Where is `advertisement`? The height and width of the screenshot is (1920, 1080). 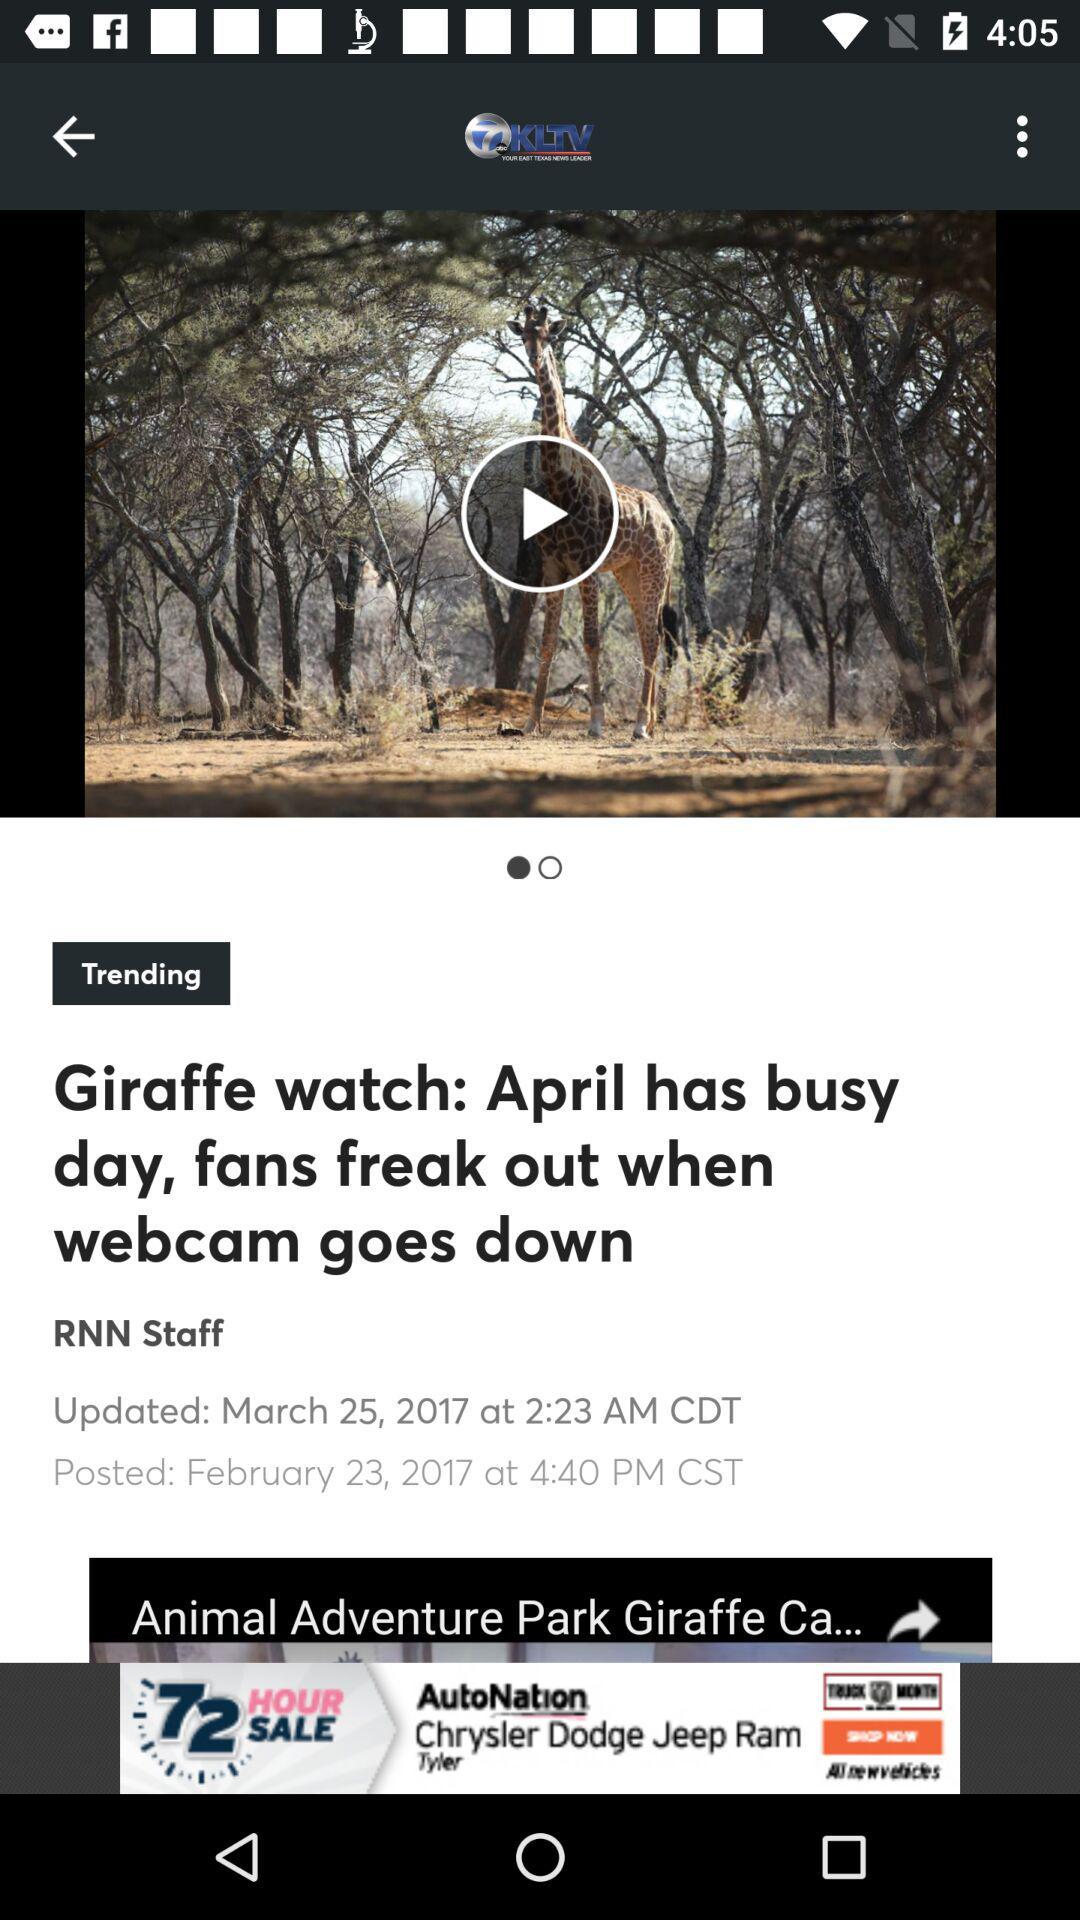 advertisement is located at coordinates (540, 1727).